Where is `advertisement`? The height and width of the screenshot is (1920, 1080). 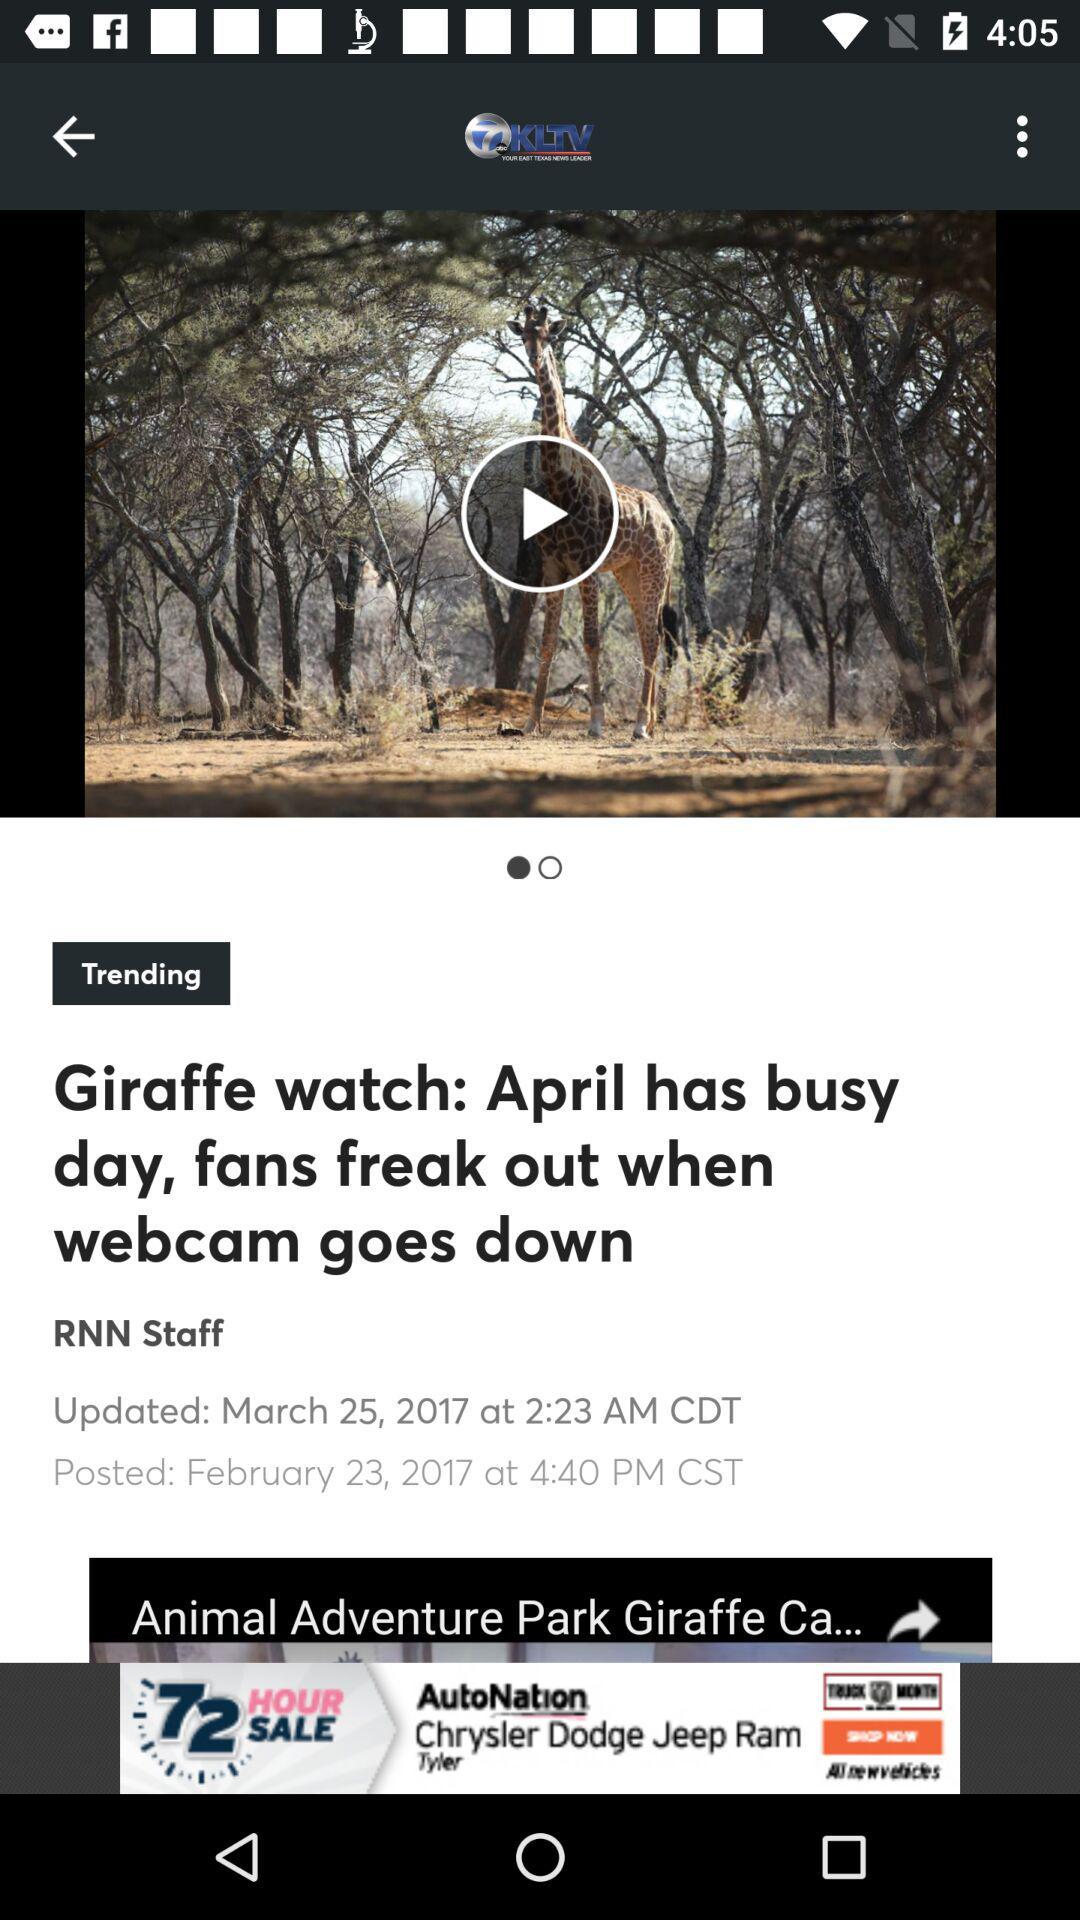 advertisement is located at coordinates (540, 1727).